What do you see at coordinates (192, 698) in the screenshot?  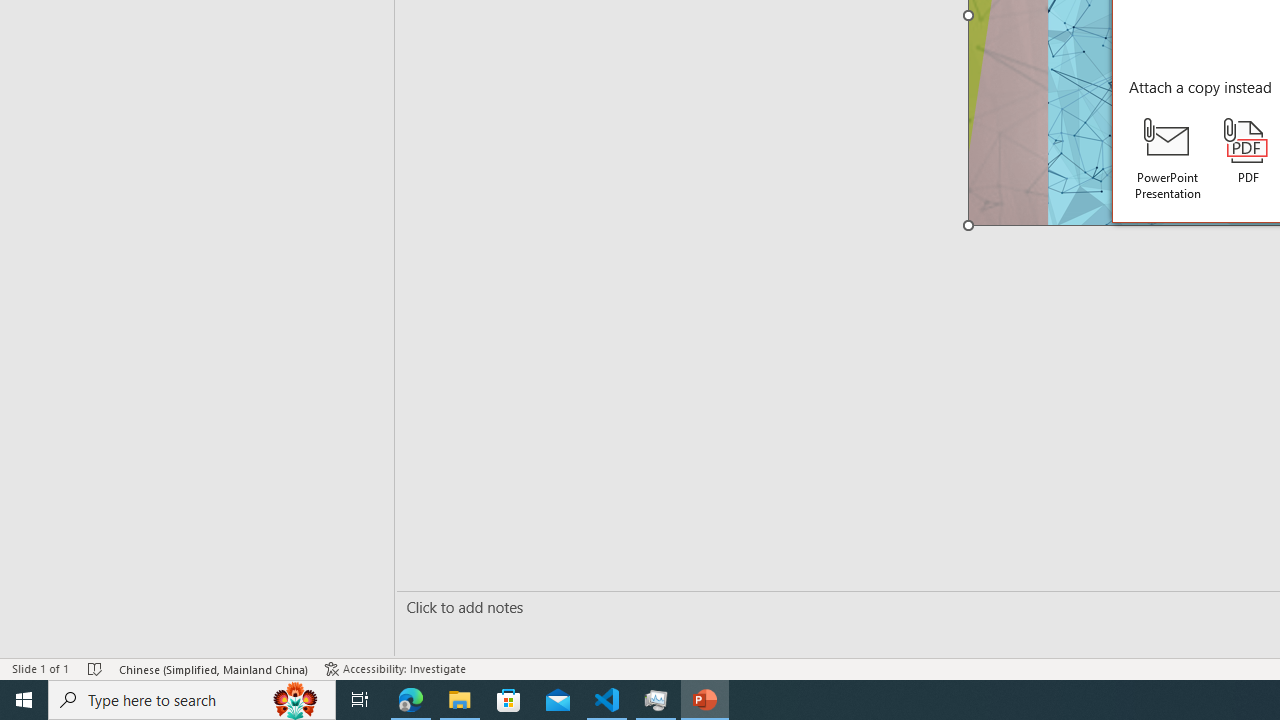 I see `'Type here to search'` at bounding box center [192, 698].